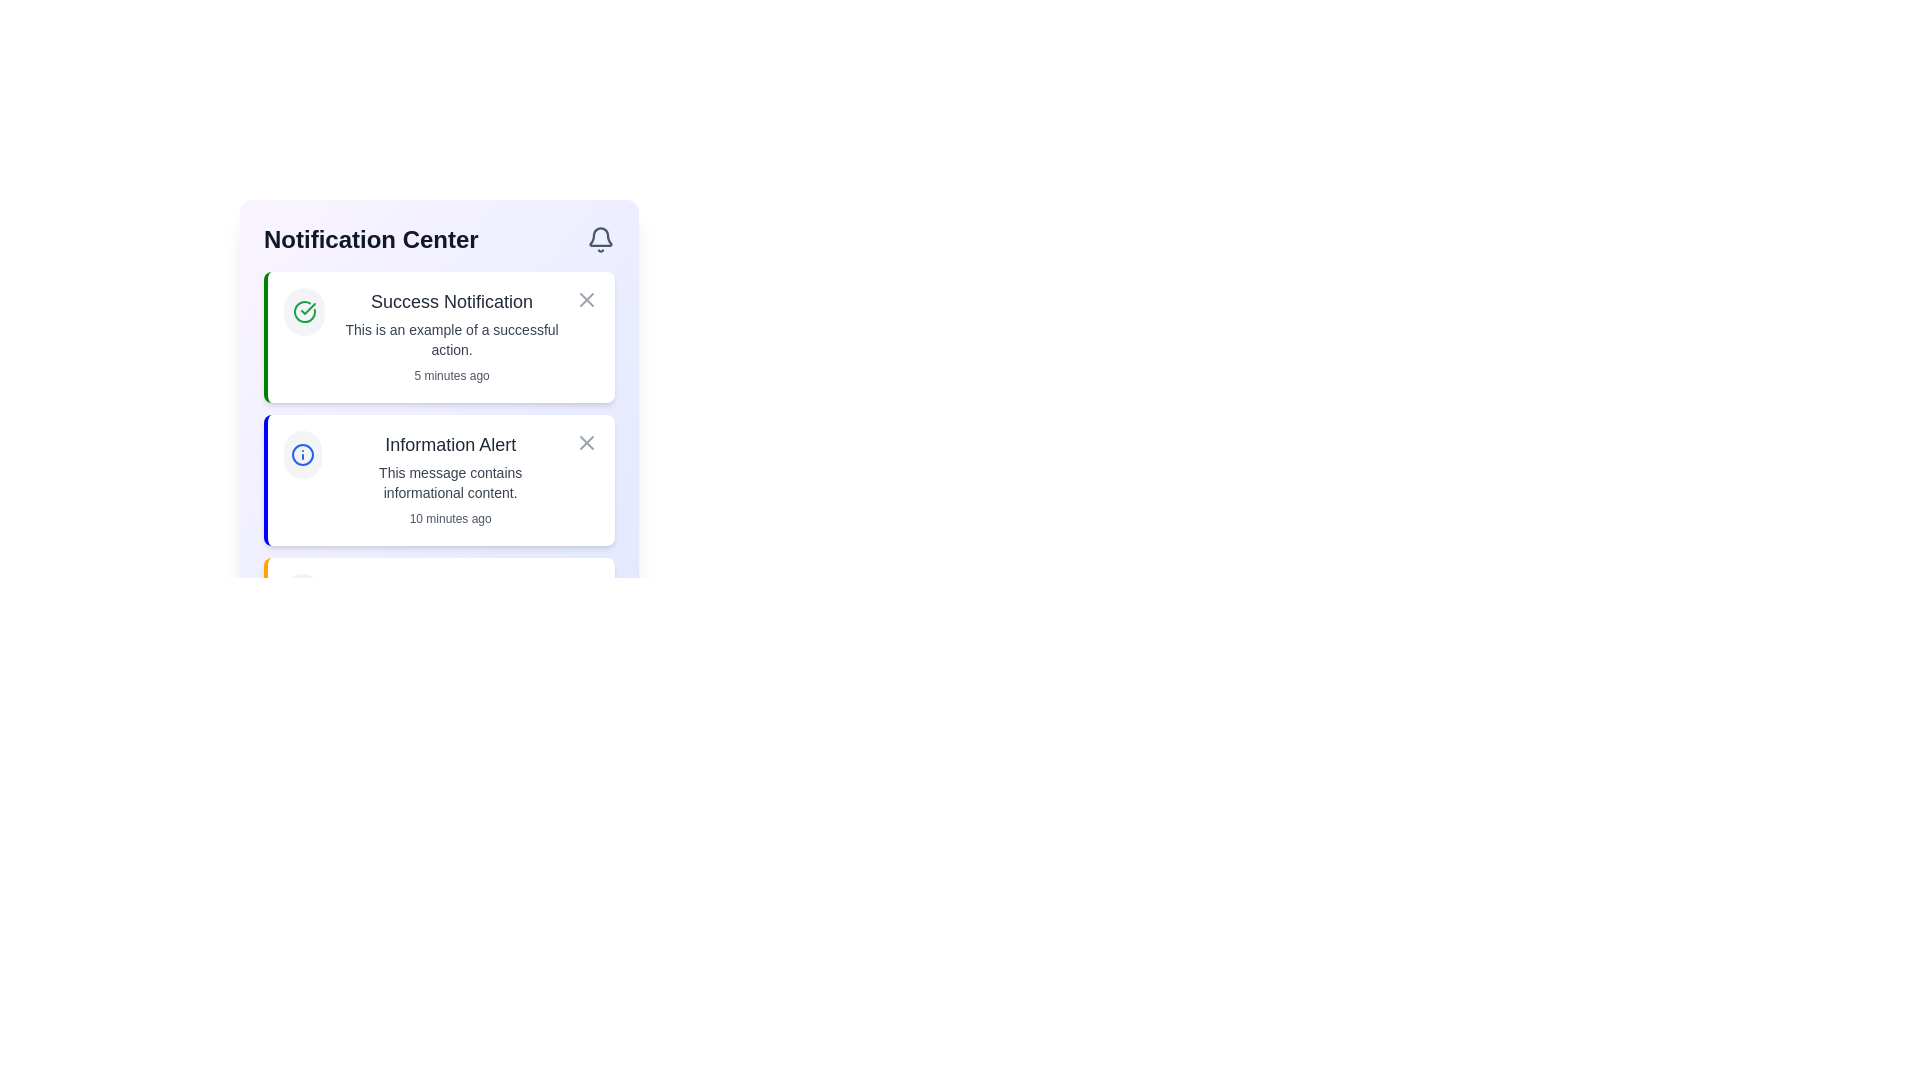 The height and width of the screenshot is (1080, 1920). Describe the element at coordinates (303, 312) in the screenshot. I see `the success icon located within the success notification card, positioned to the left of the 'Success Notification' title and the close button` at that location.